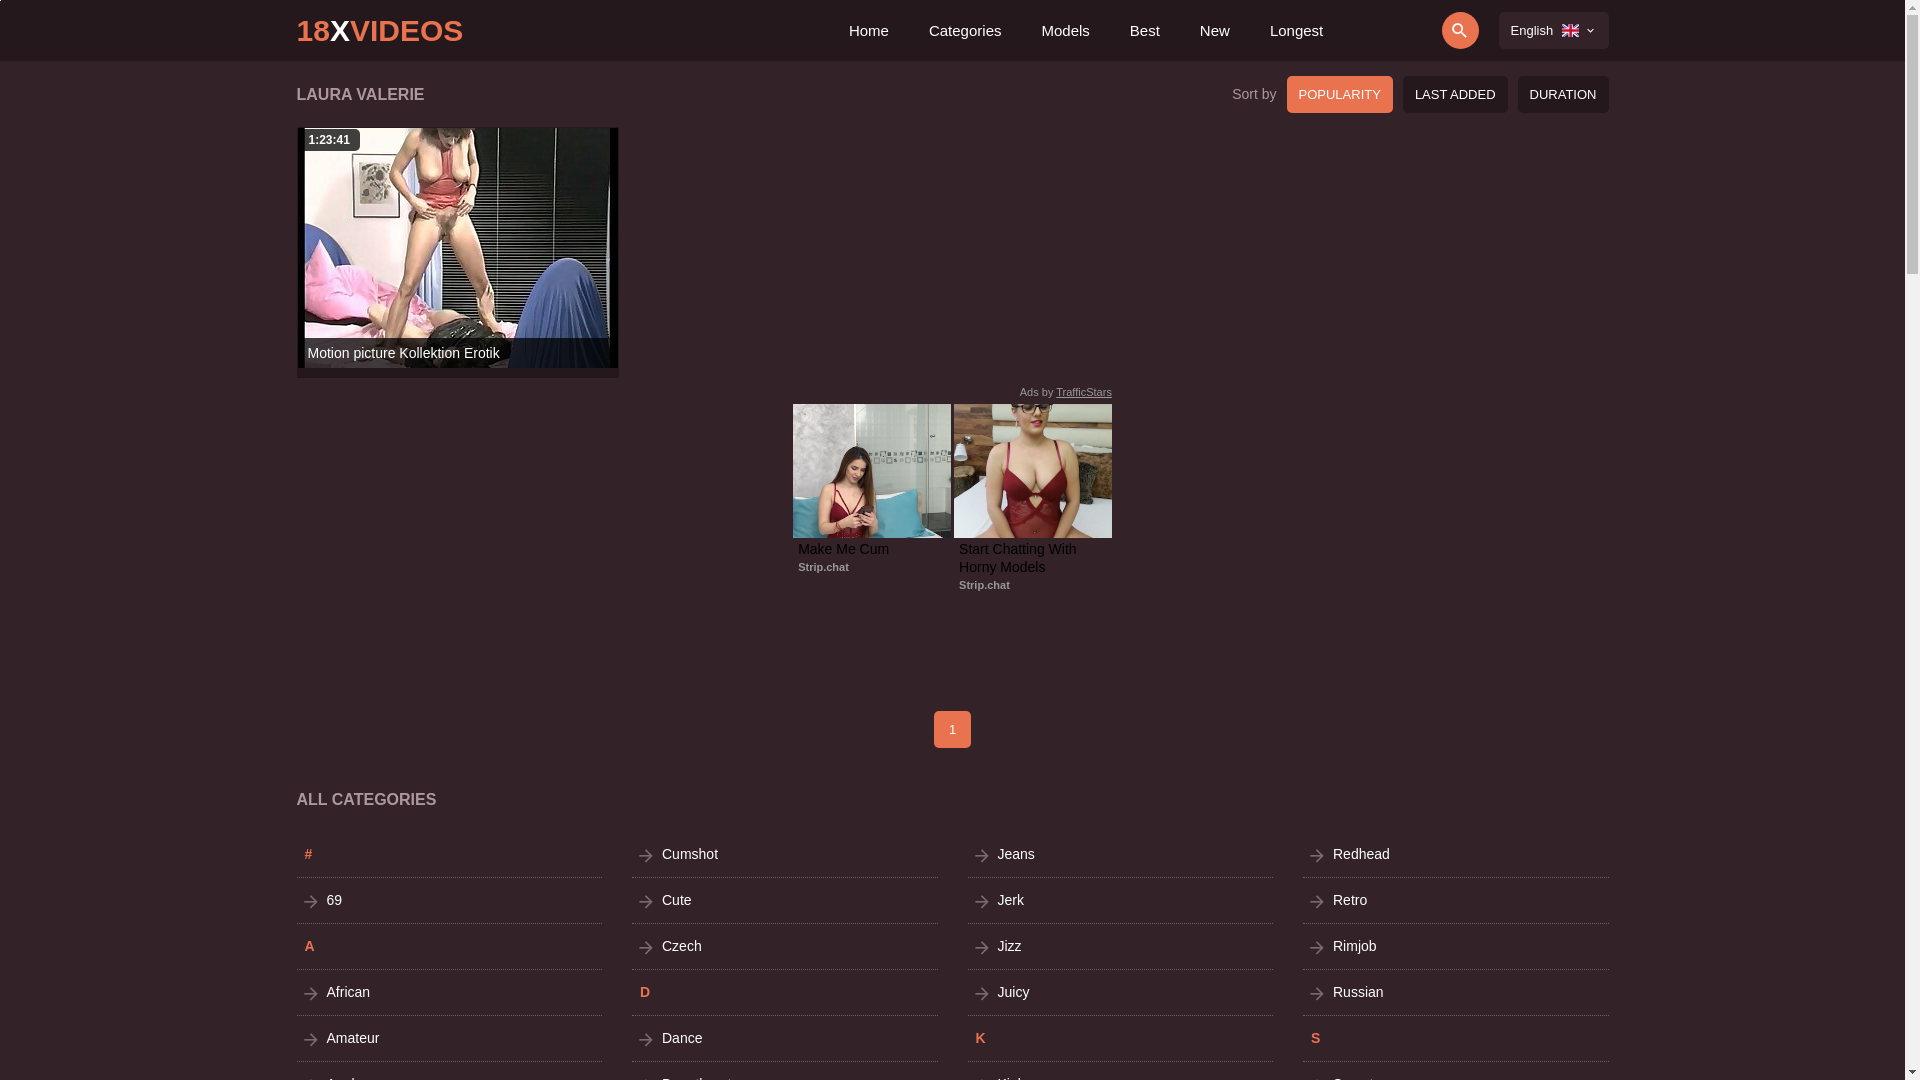 This screenshot has width=1920, height=1080. Describe the element at coordinates (1455, 854) in the screenshot. I see `'Redhead'` at that location.